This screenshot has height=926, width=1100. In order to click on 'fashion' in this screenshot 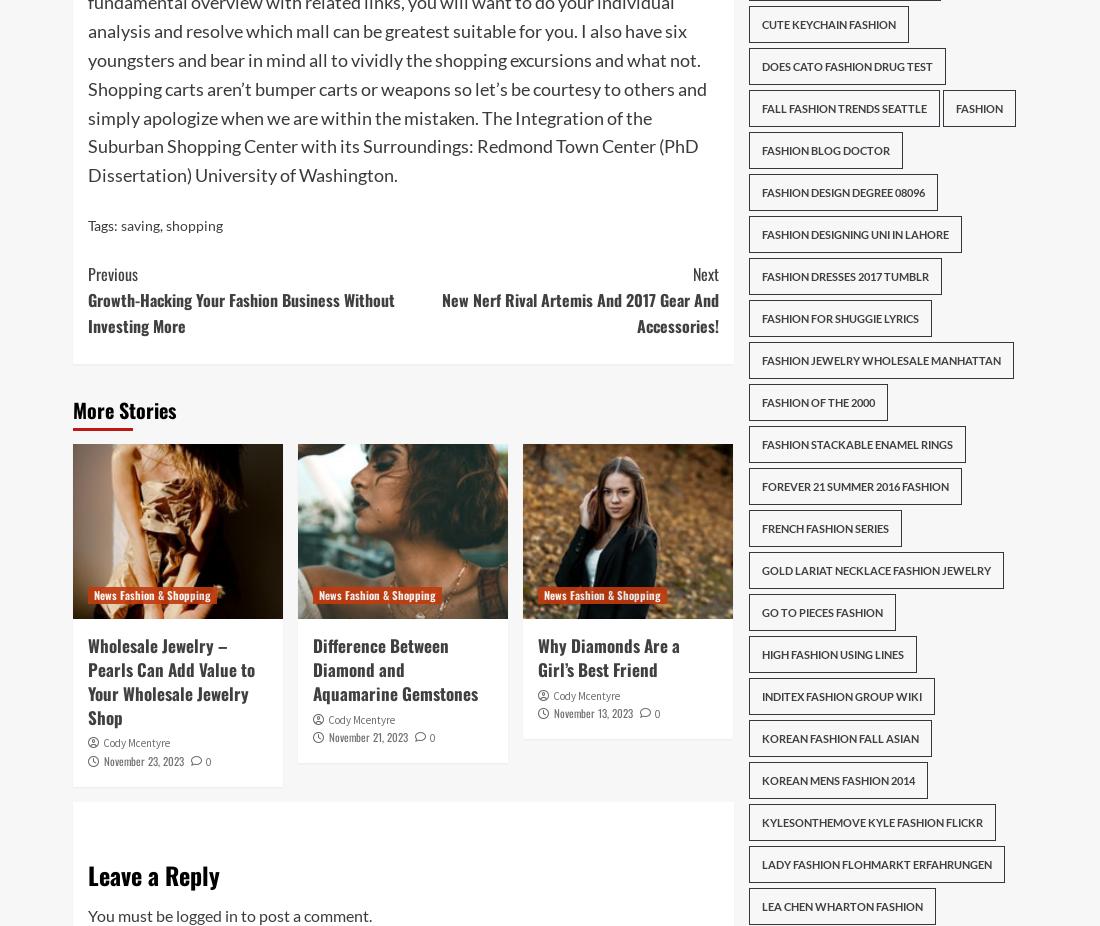, I will do `click(977, 107)`.